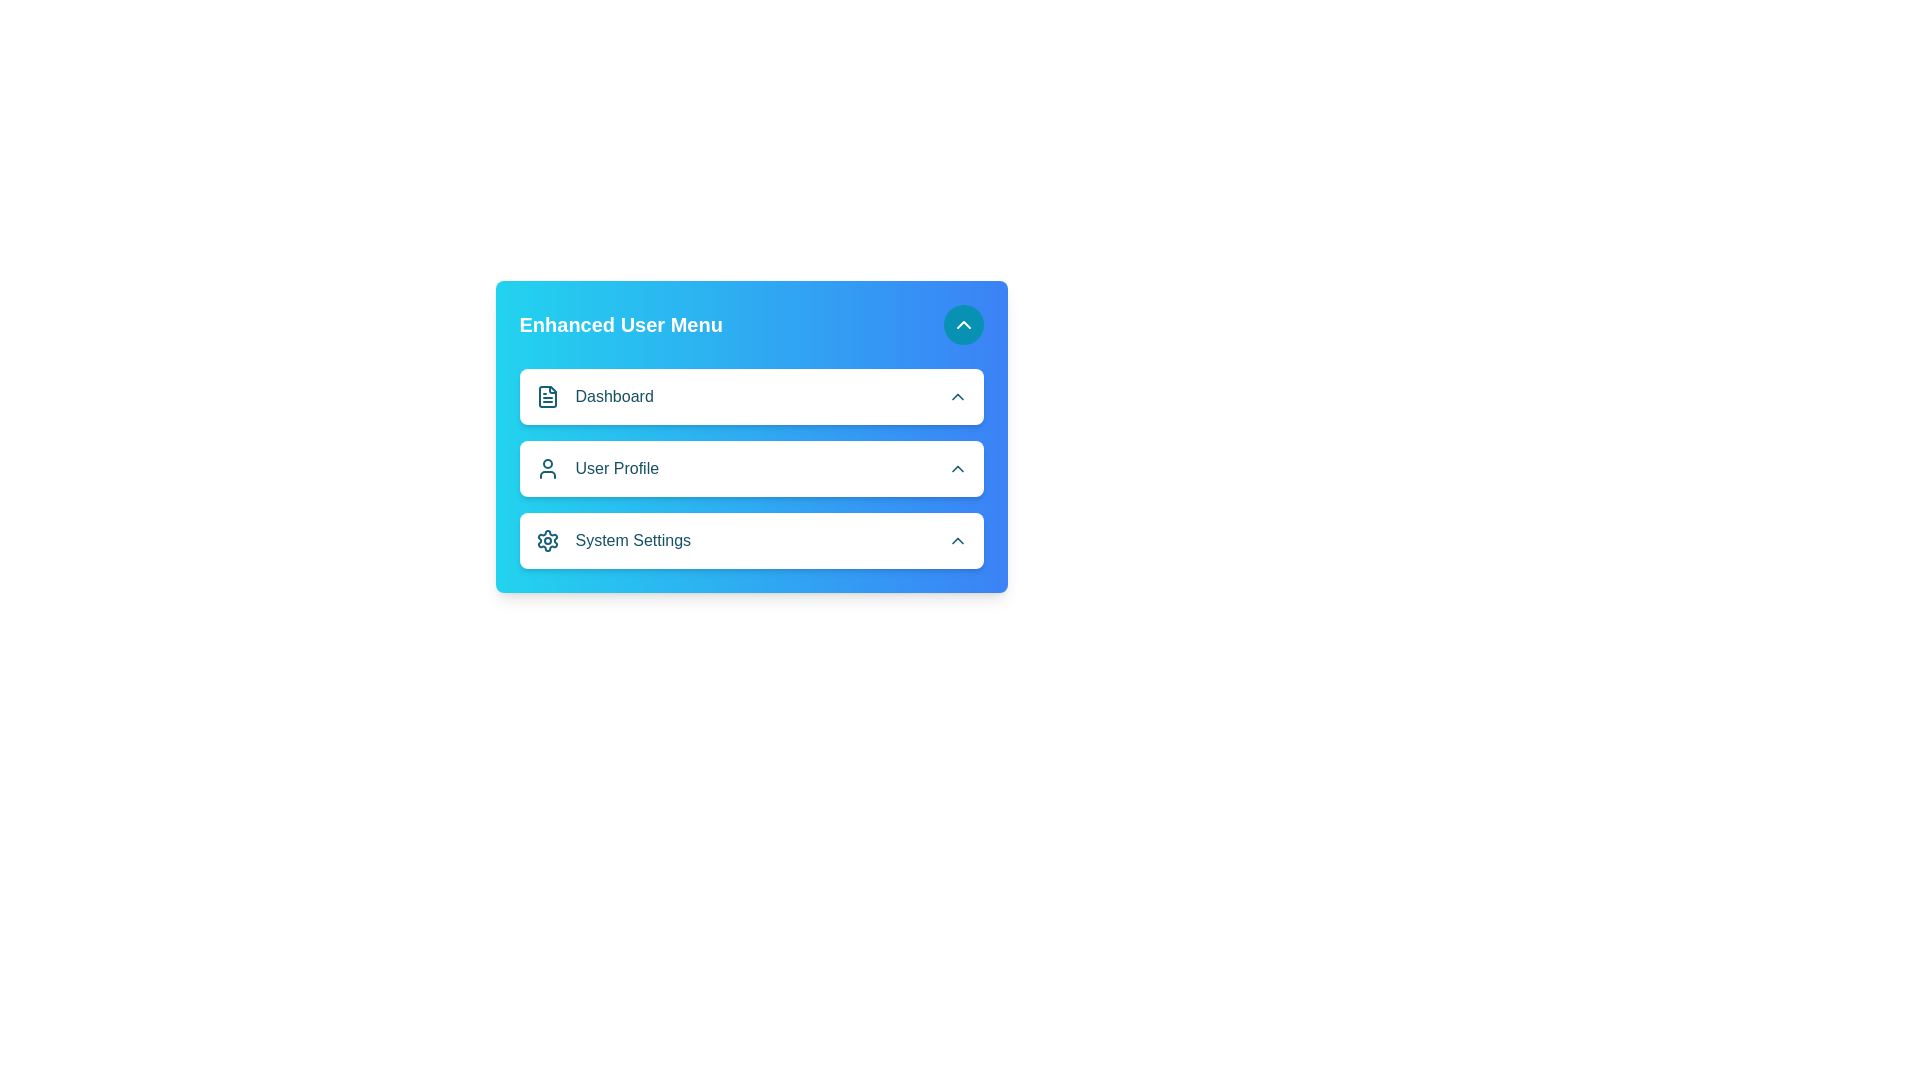 The image size is (1920, 1080). Describe the element at coordinates (963, 323) in the screenshot. I see `the upward-pointing chevron icon located within the teal rounded button in the top-right corner of the 'Enhanced User Menu'` at that location.